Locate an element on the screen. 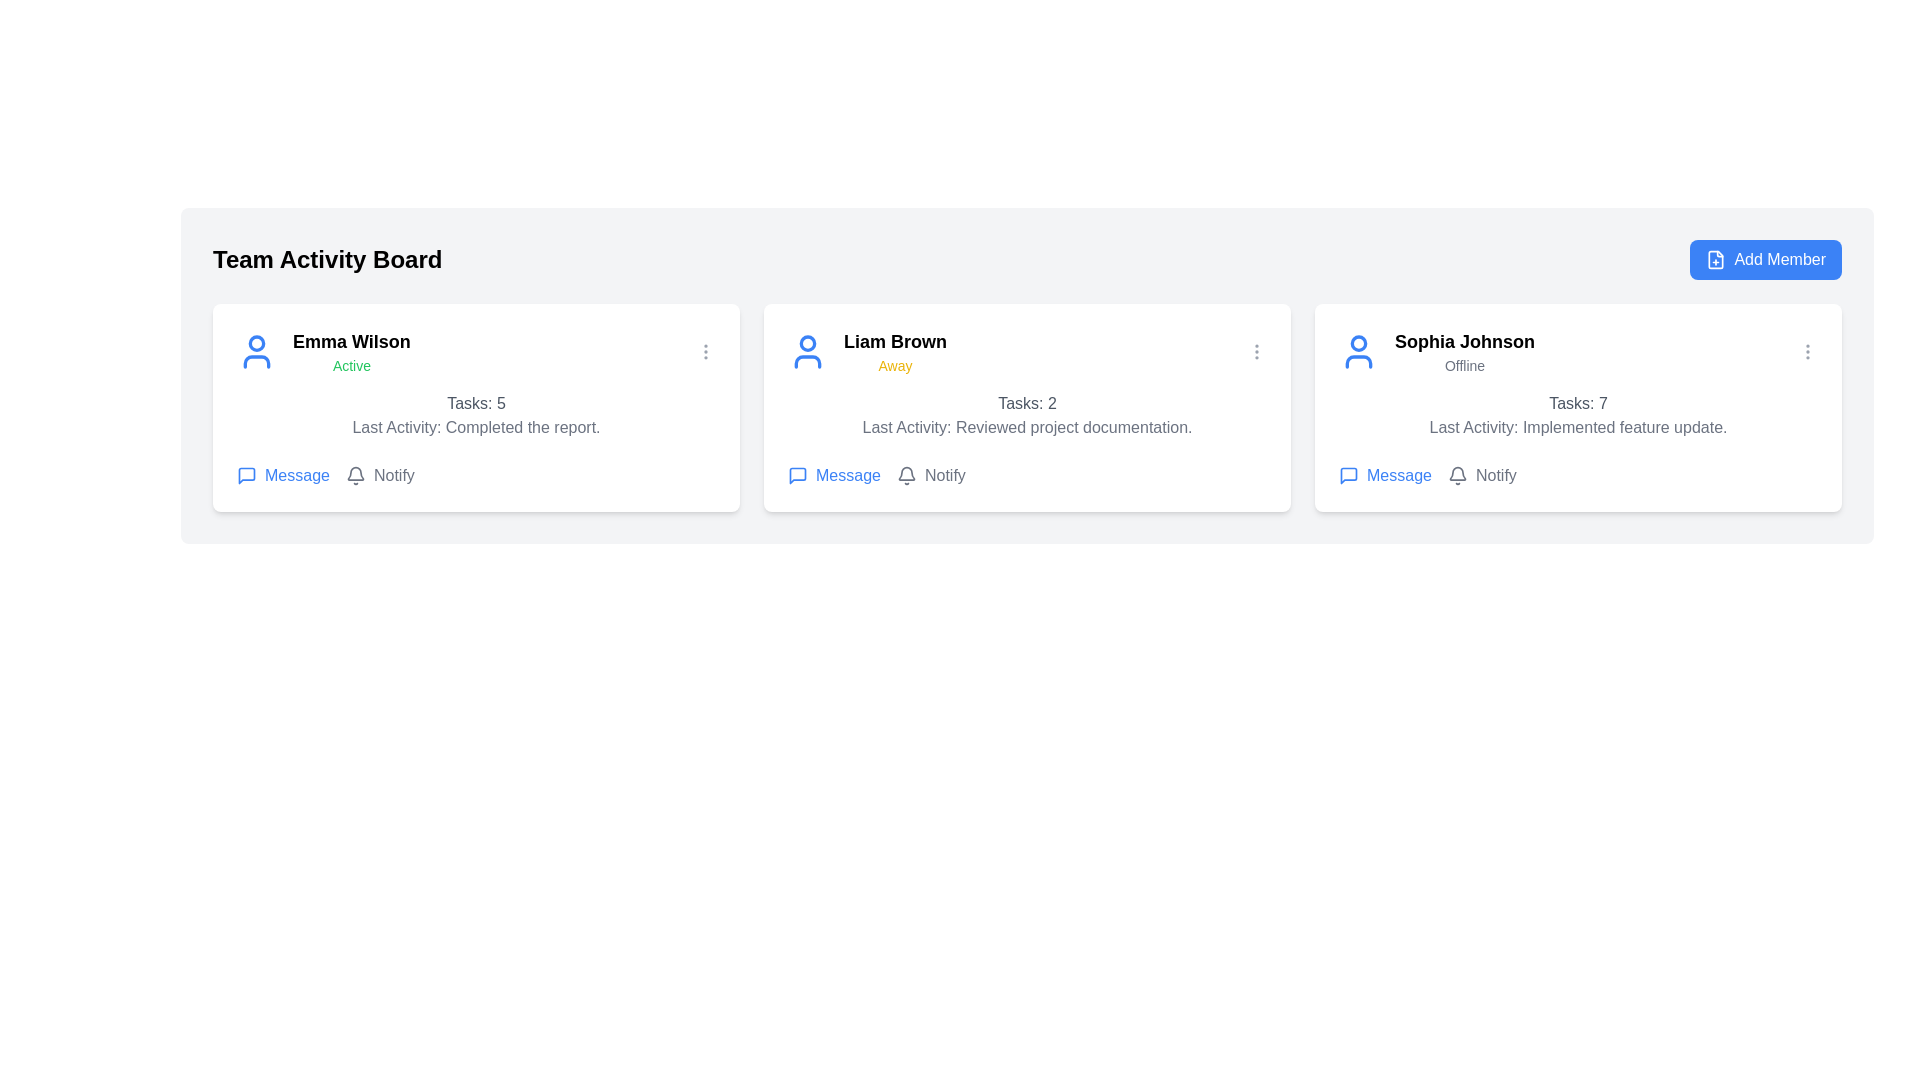 Image resolution: width=1920 pixels, height=1080 pixels. the 'Message' button, which features a message bubble icon and blue text is located at coordinates (834, 475).